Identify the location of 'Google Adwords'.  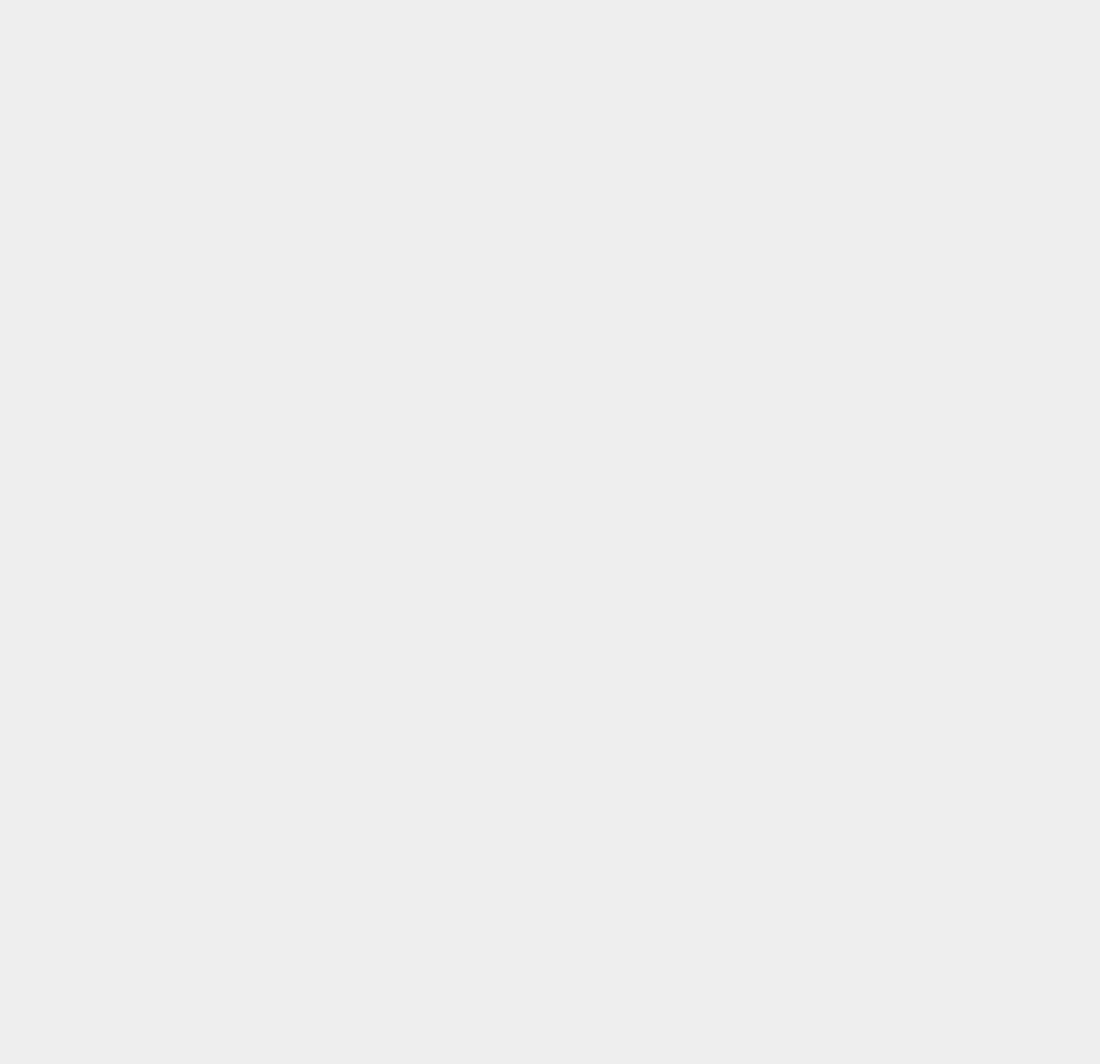
(828, 793).